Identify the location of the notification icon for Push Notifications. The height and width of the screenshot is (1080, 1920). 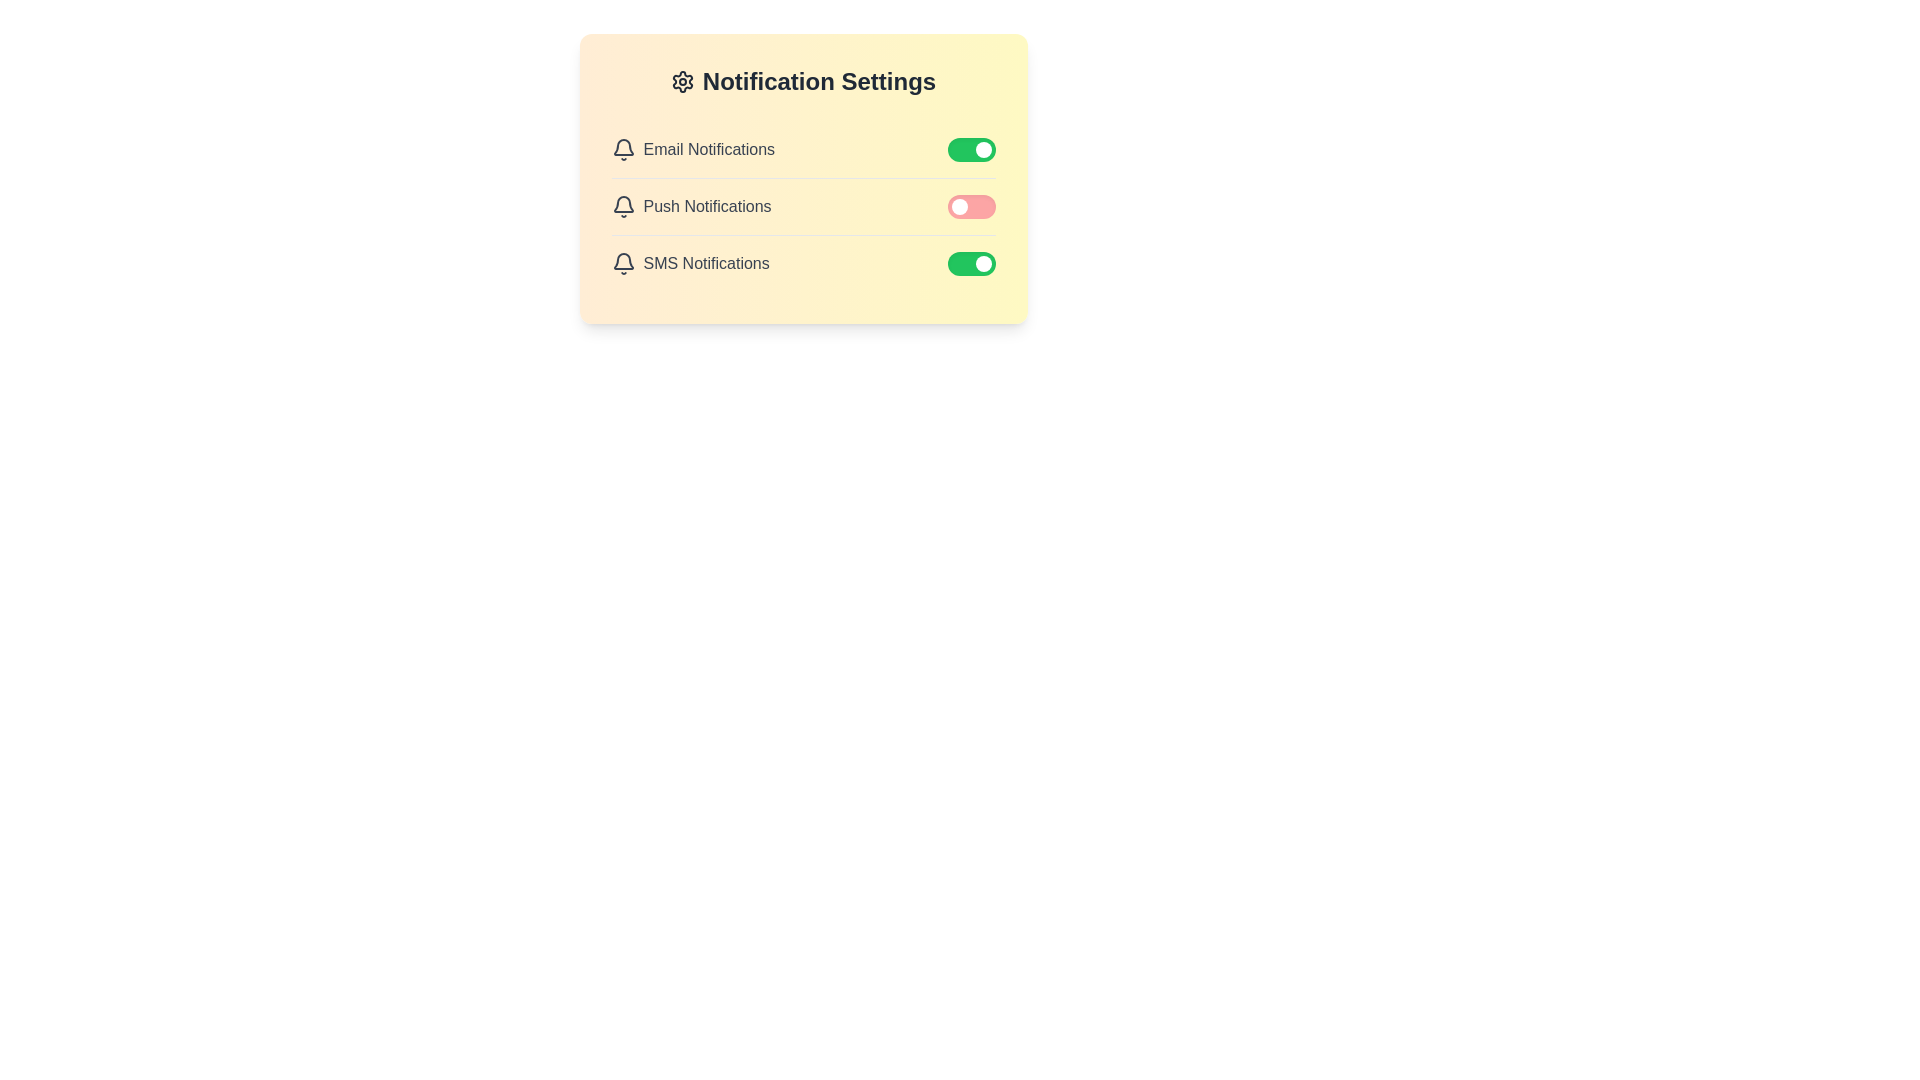
(622, 207).